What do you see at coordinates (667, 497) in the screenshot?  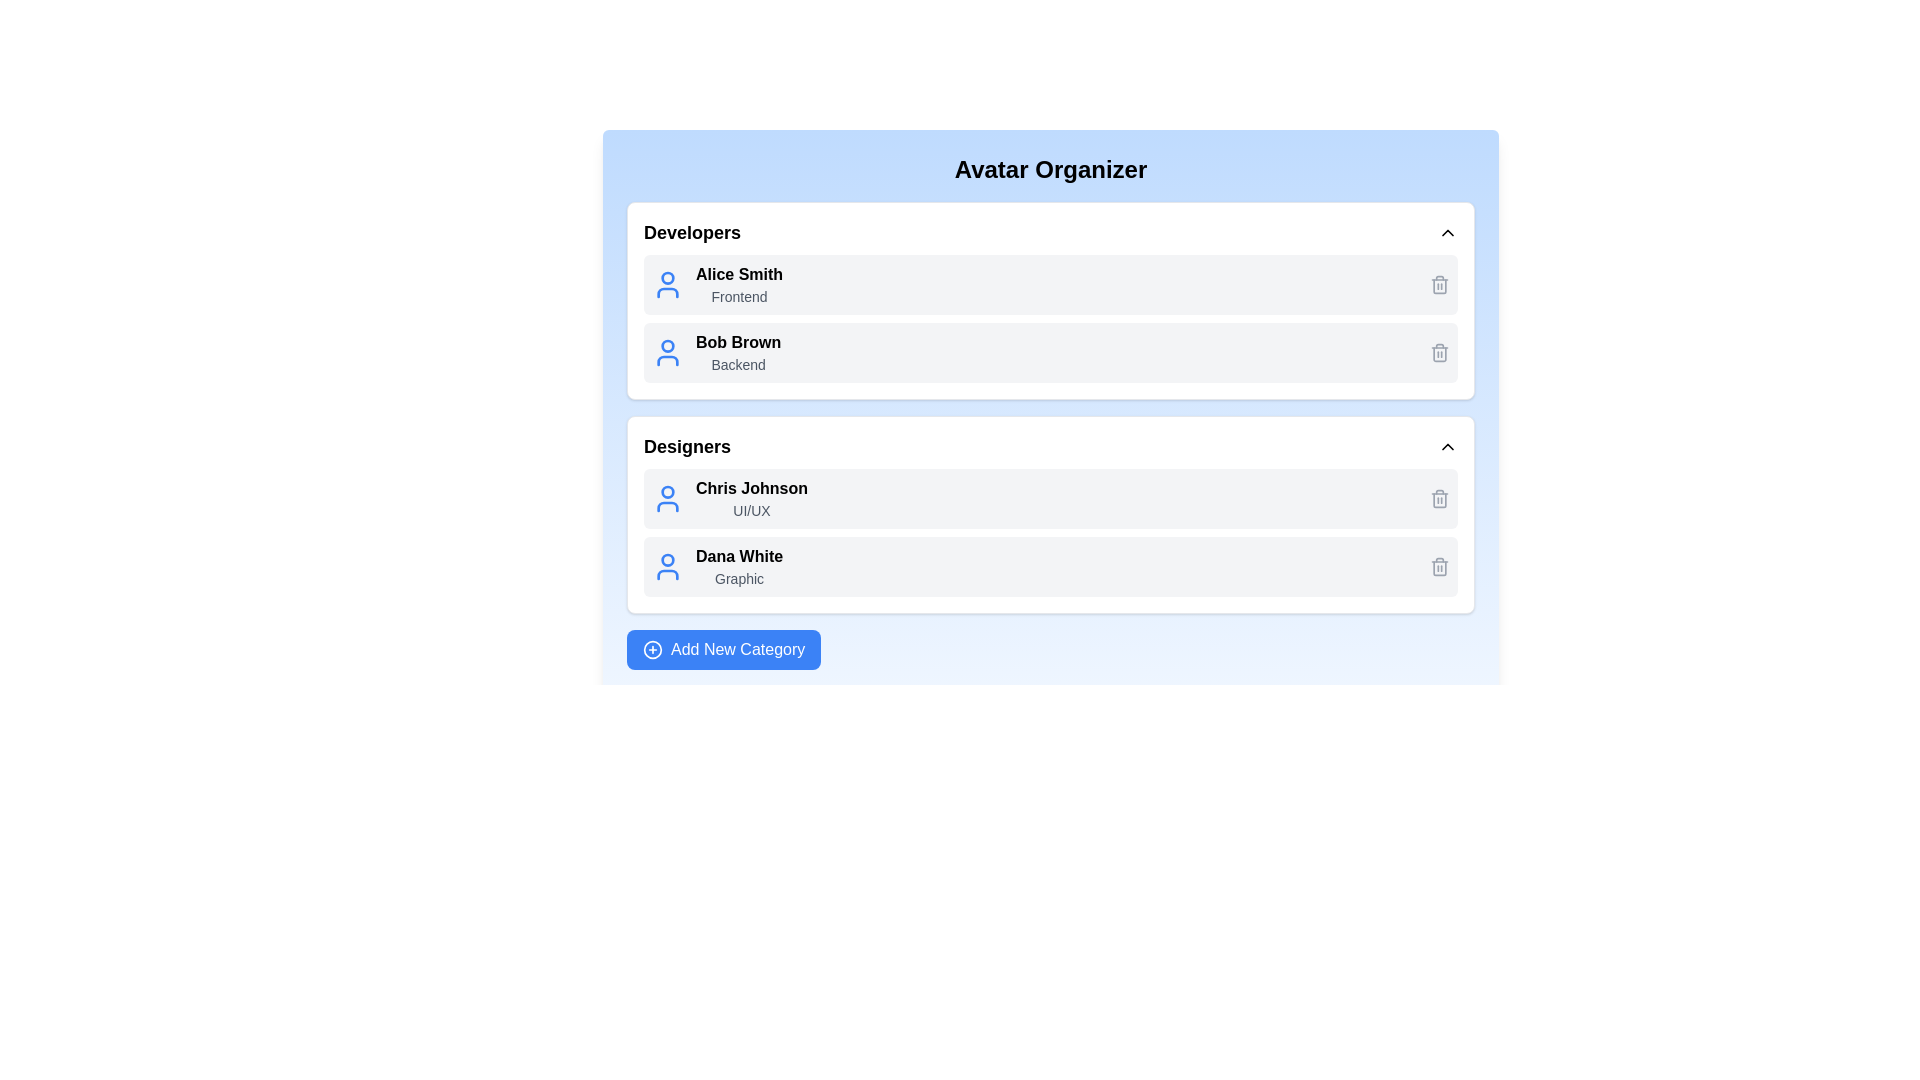 I see `the user profile icon representing 'Chris Johnson' located in the 'Designers' category section at the top row, which is the first element preceding the textual information` at bounding box center [667, 497].